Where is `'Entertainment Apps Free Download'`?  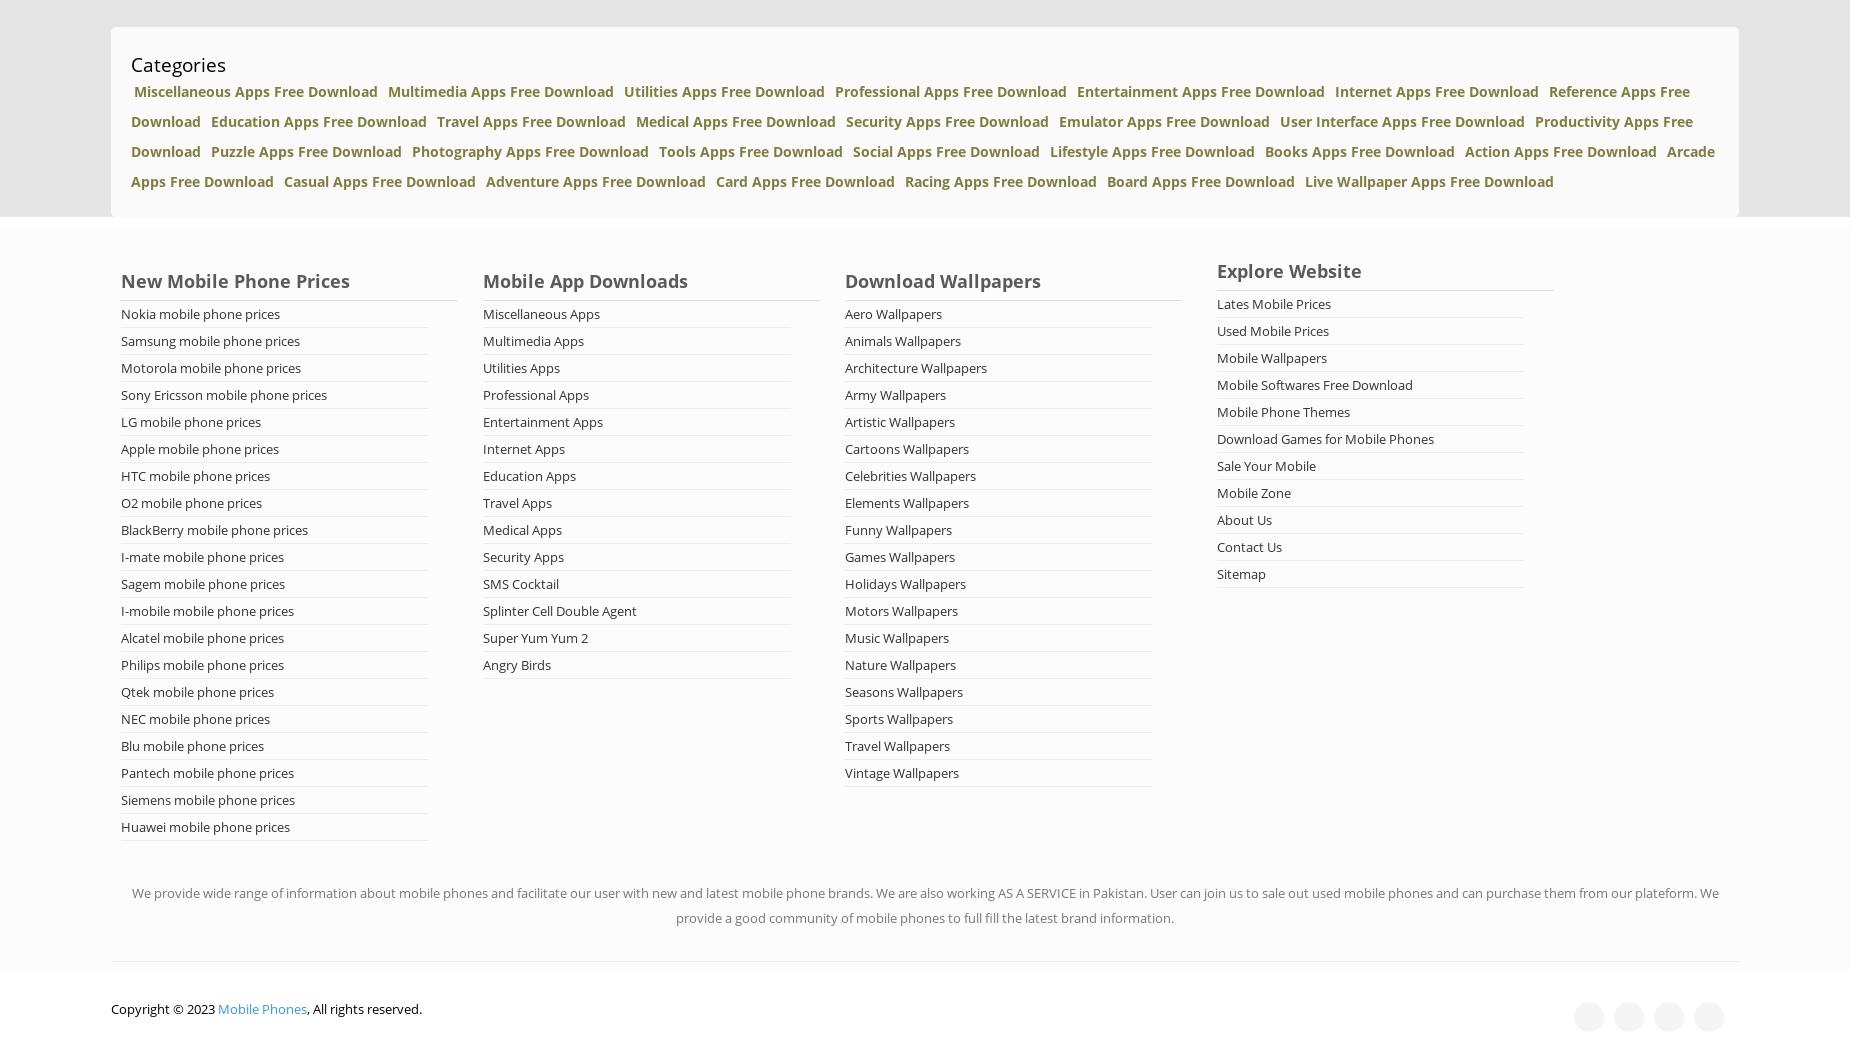
'Entertainment Apps Free Download' is located at coordinates (1200, 90).